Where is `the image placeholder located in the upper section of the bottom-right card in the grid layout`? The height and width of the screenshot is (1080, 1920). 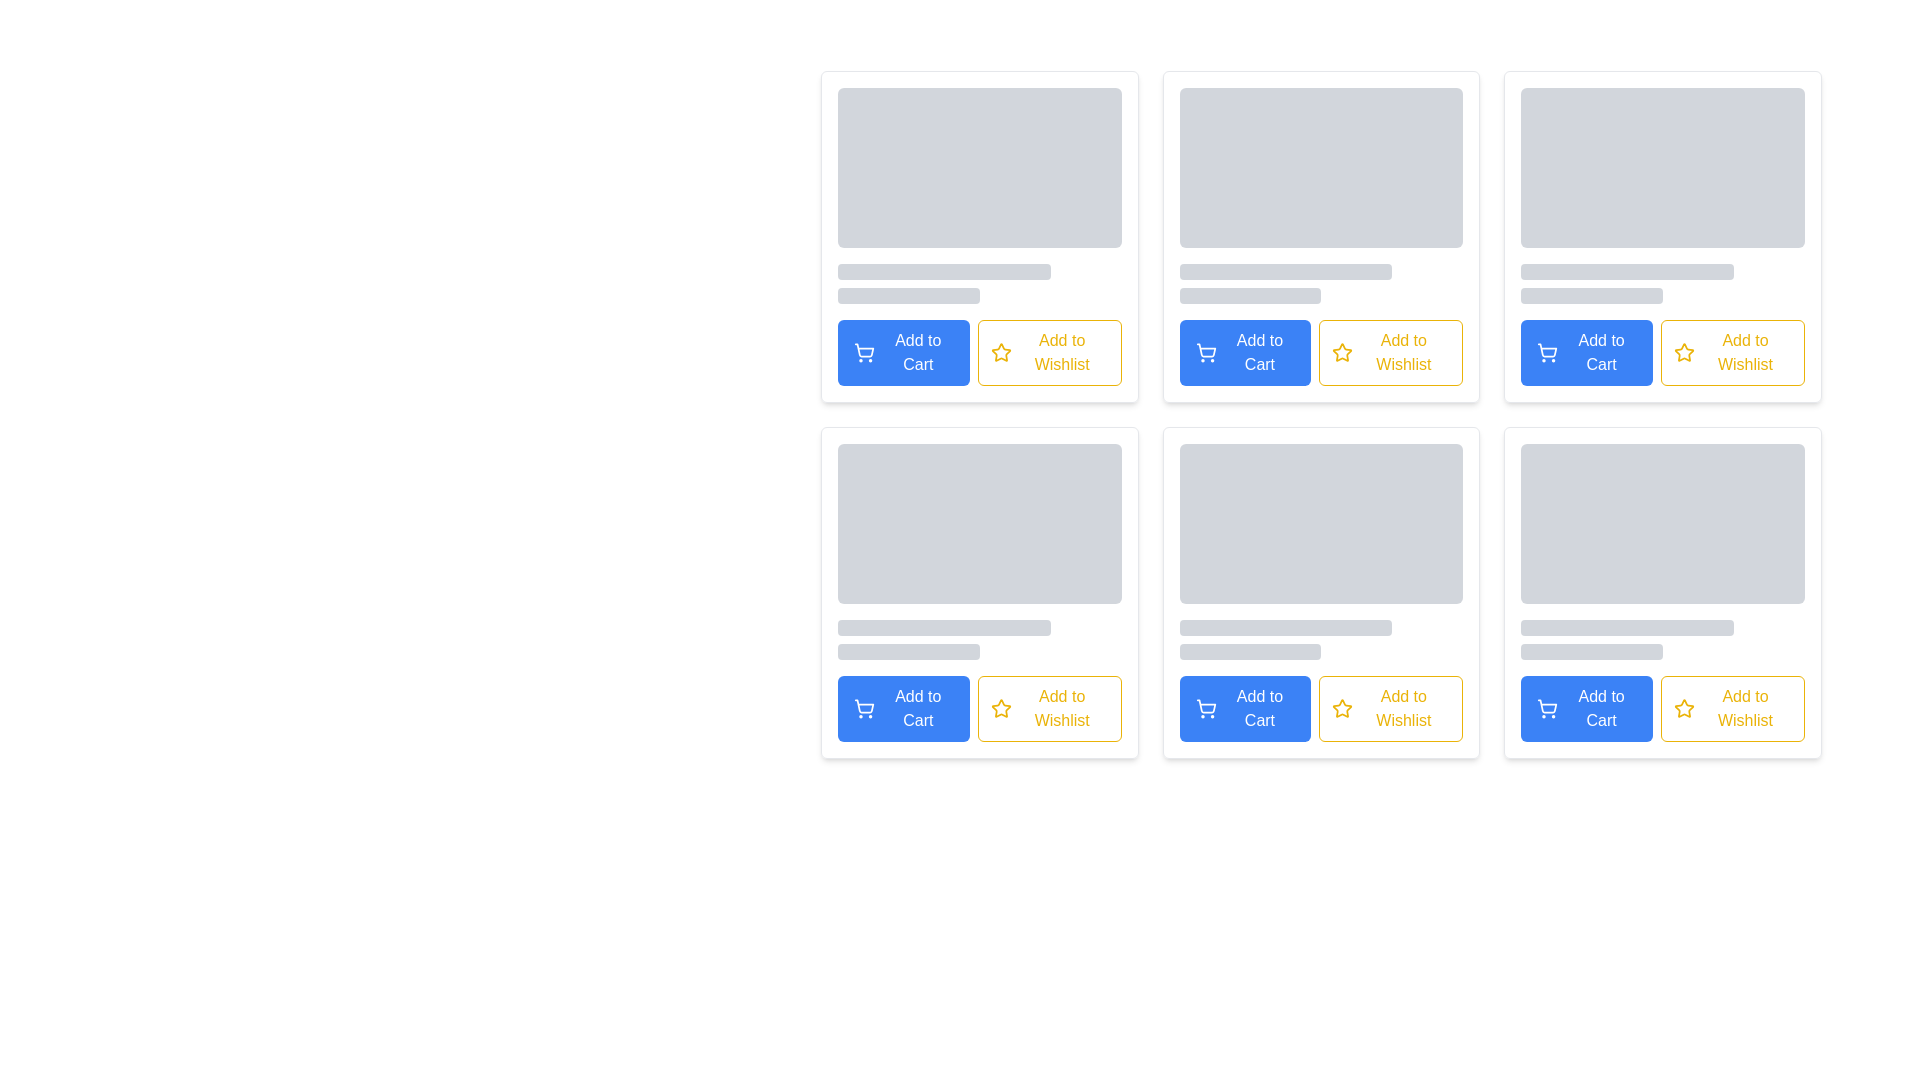
the image placeholder located in the upper section of the bottom-right card in the grid layout is located at coordinates (1663, 551).